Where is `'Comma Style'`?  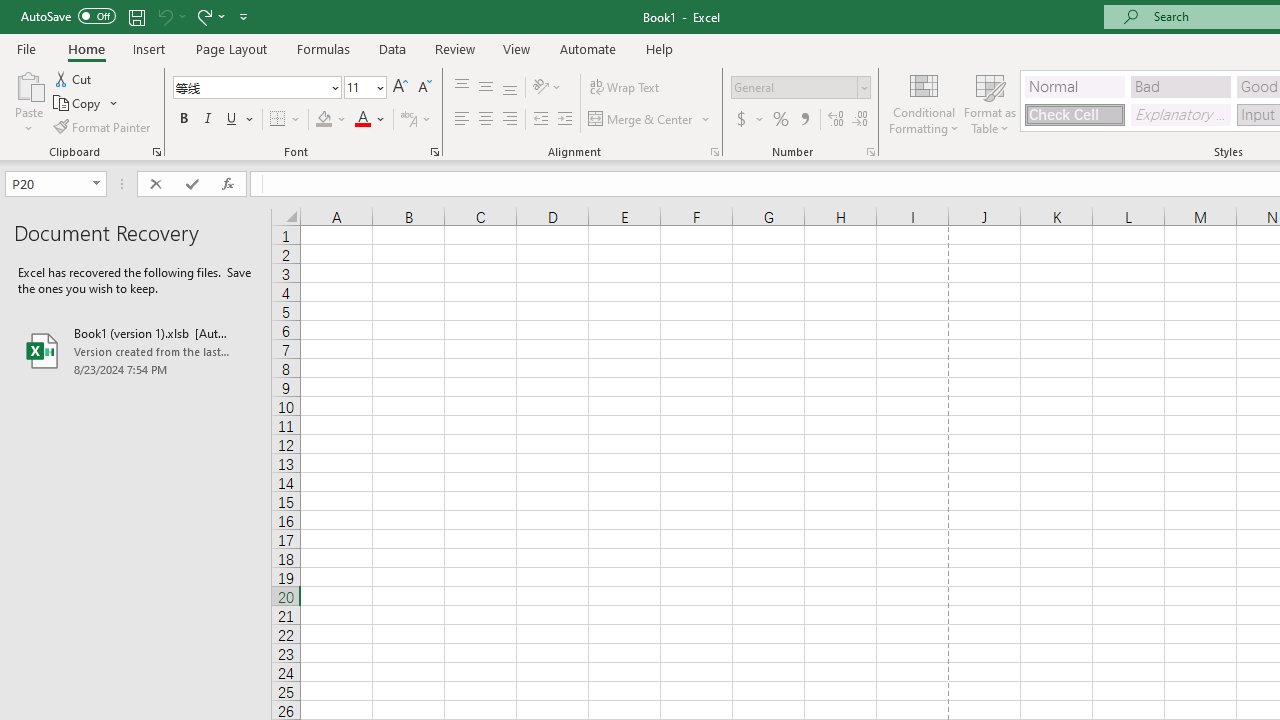
'Comma Style' is located at coordinates (805, 119).